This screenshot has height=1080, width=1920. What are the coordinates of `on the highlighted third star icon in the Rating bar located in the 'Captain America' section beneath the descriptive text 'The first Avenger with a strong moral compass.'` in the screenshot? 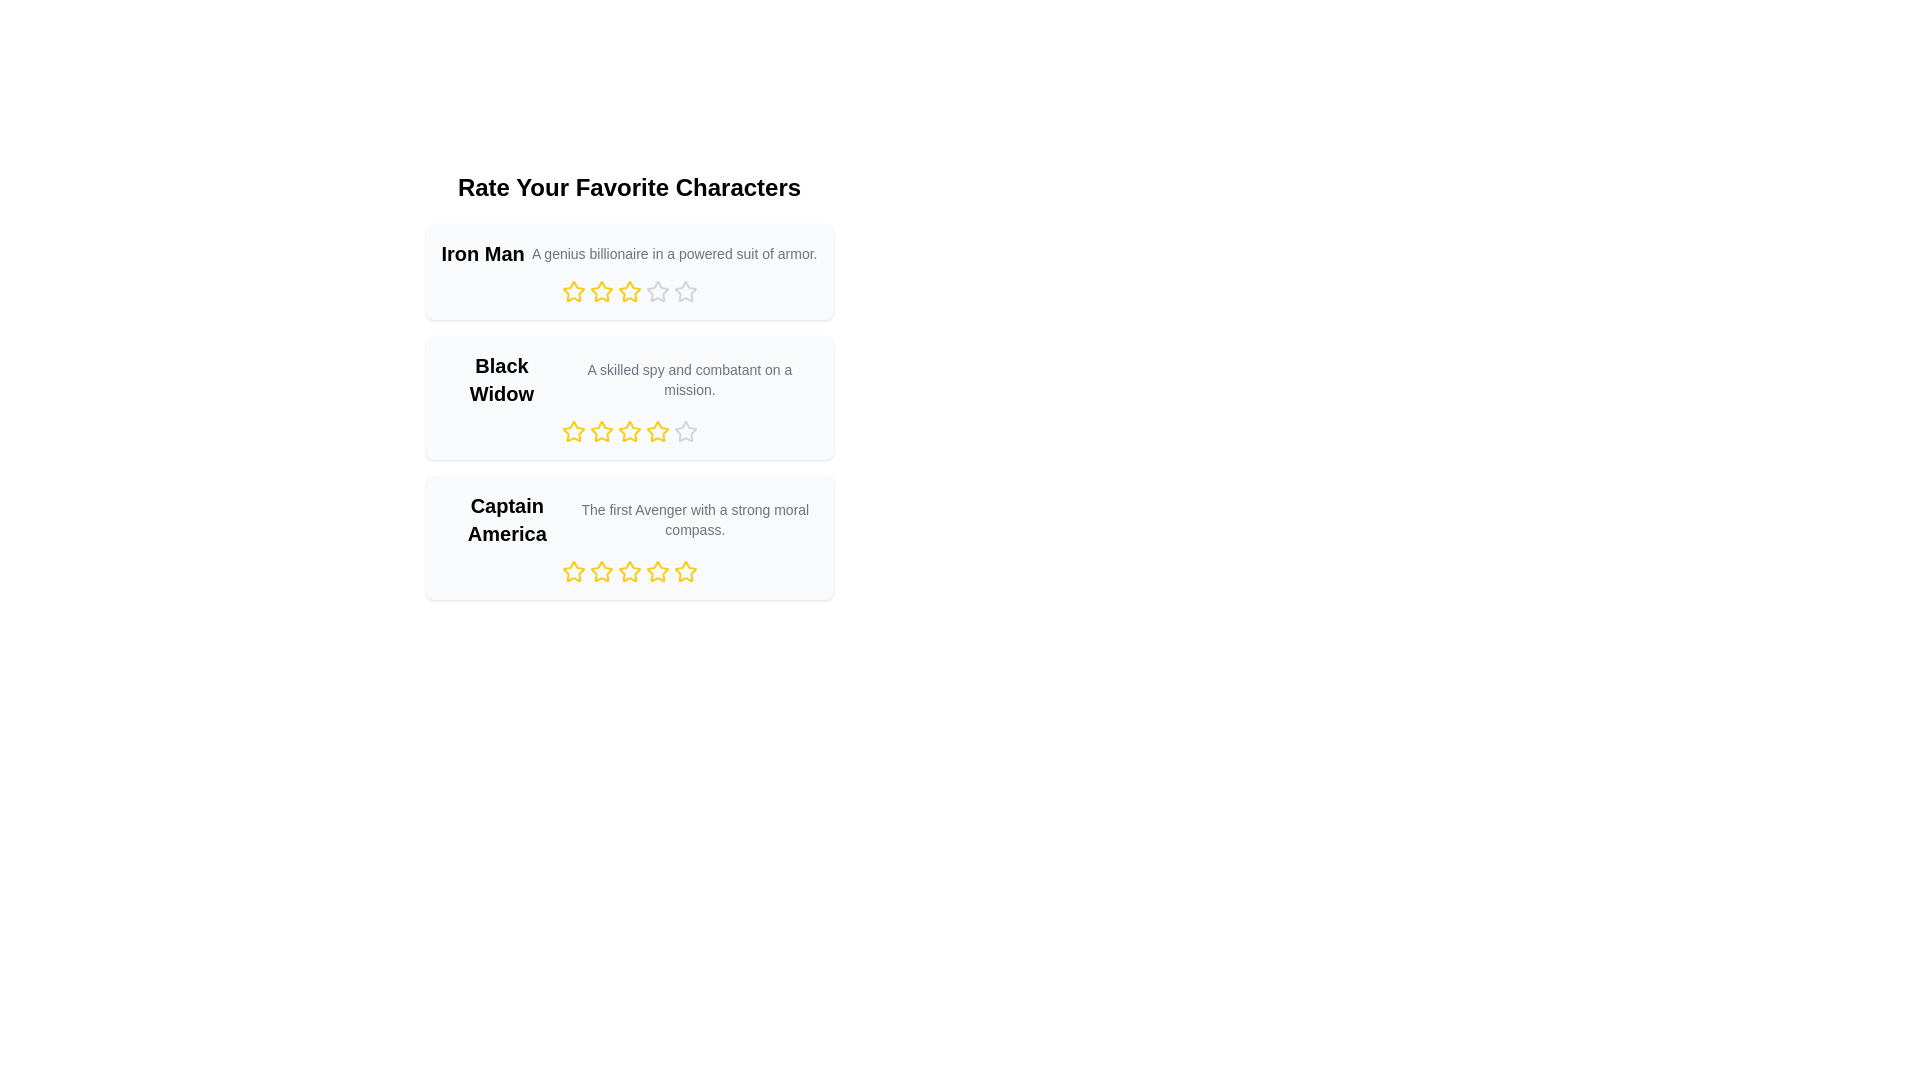 It's located at (628, 571).